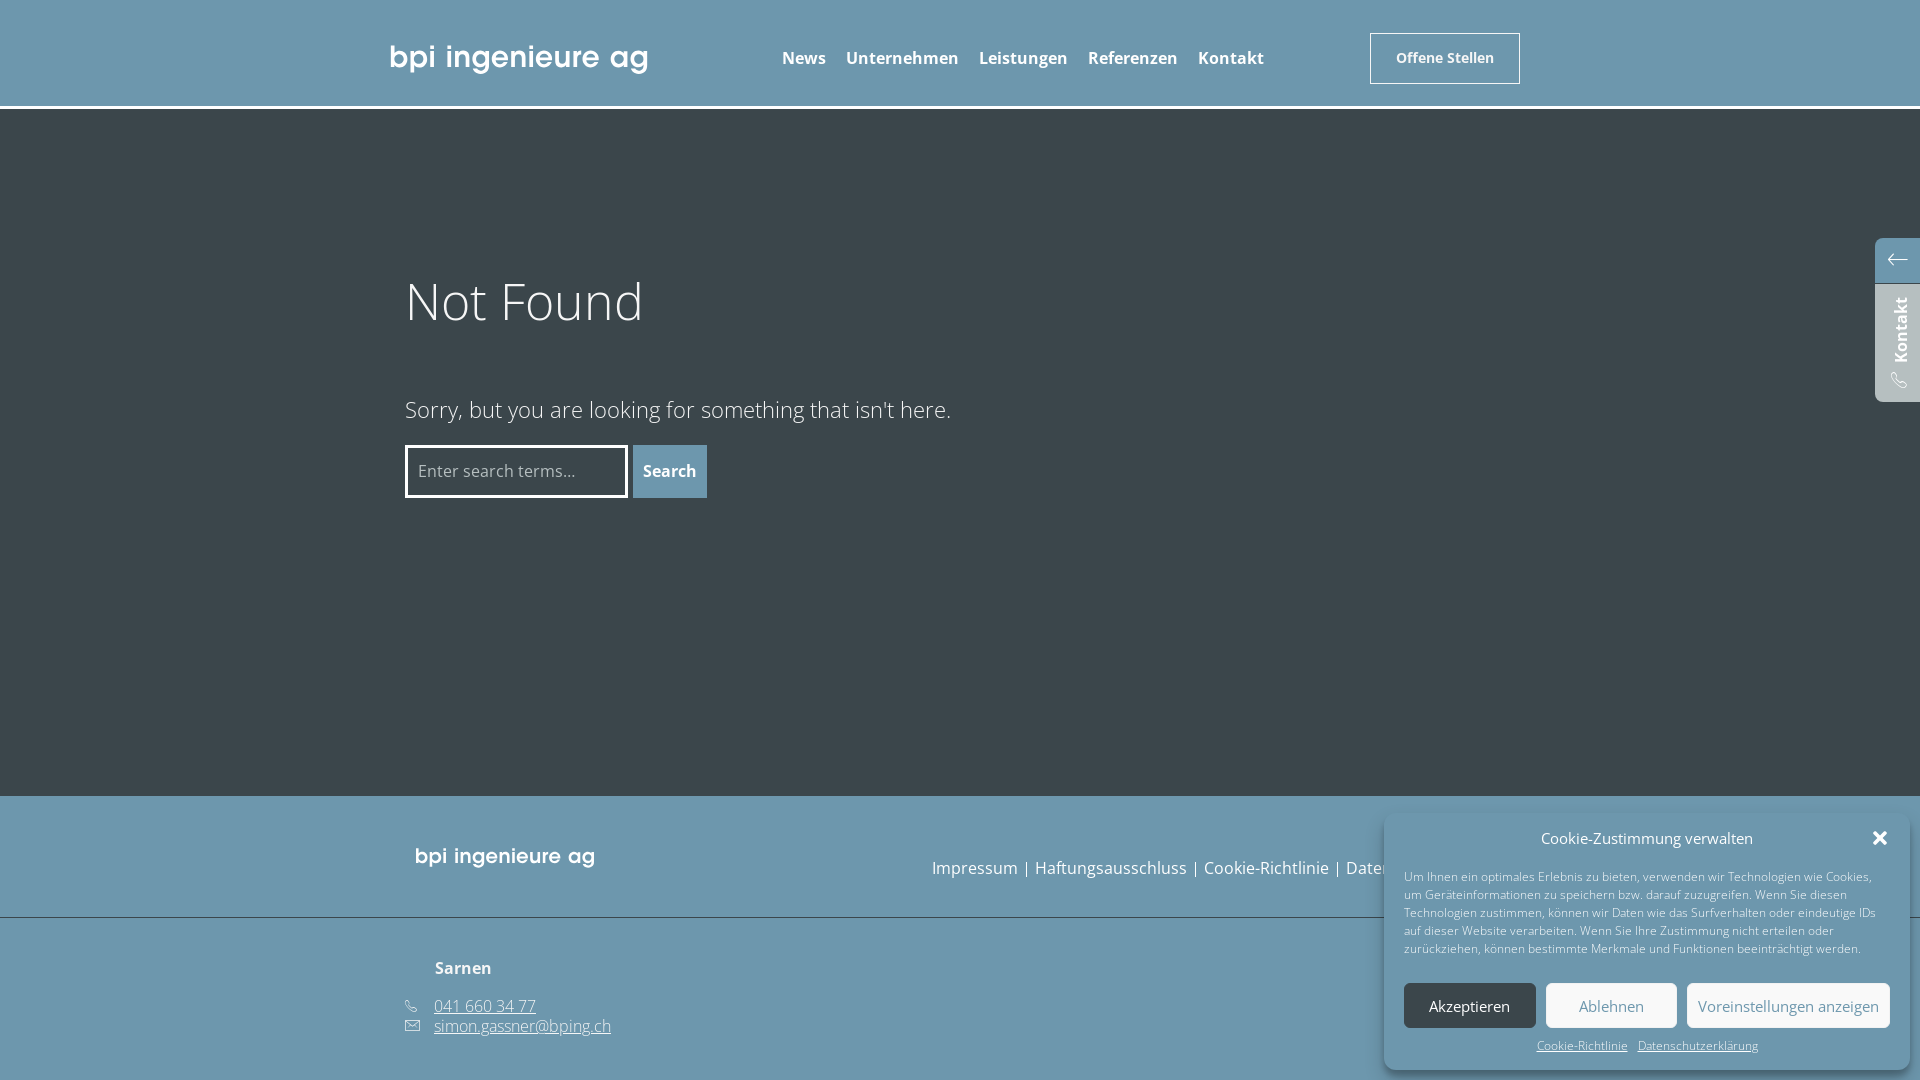 The width and height of the screenshot is (1920, 1080). I want to click on 'Leistungen', so click(978, 57).